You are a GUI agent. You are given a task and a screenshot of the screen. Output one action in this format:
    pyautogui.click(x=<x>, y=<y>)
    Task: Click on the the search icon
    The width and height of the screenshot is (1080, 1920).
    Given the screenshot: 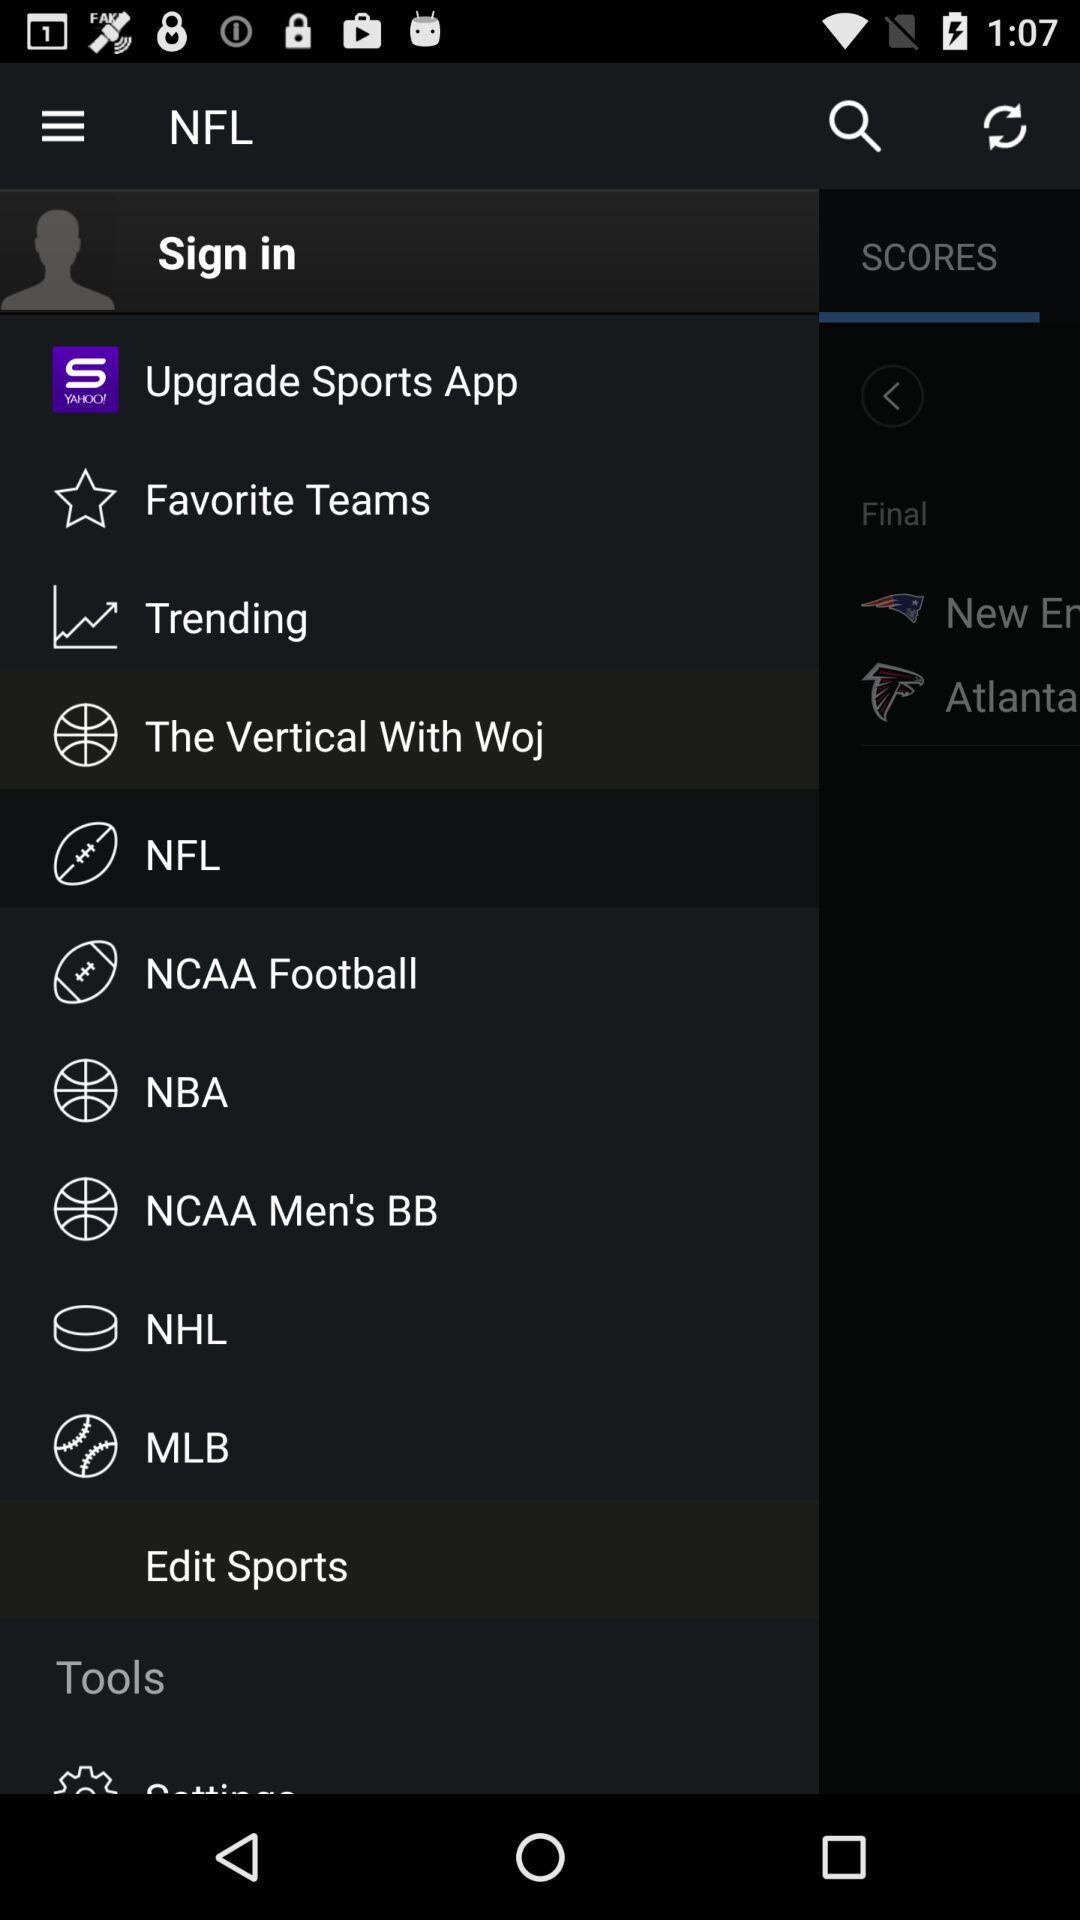 What is the action you would take?
    pyautogui.click(x=855, y=133)
    